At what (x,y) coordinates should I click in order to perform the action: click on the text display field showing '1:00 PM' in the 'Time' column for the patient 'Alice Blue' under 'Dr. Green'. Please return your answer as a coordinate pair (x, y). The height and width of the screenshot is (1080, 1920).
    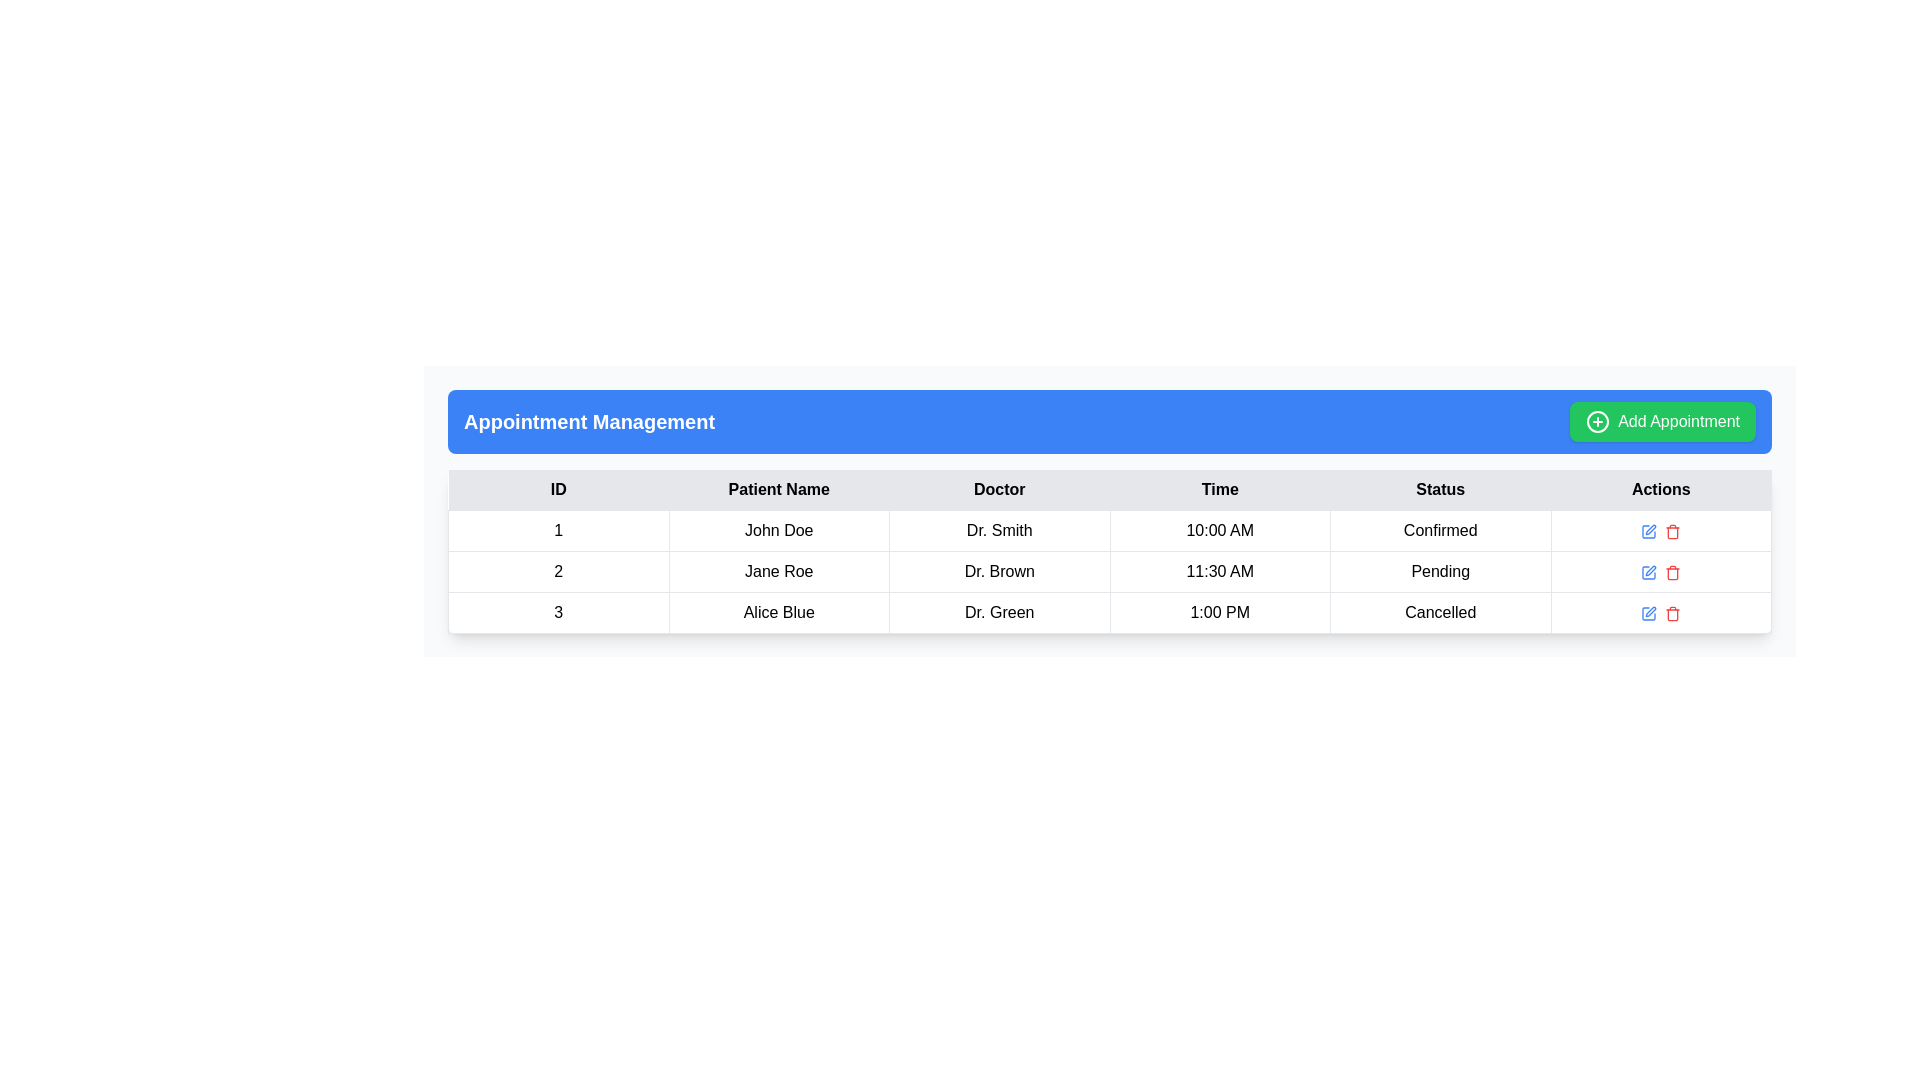
    Looking at the image, I should click on (1219, 612).